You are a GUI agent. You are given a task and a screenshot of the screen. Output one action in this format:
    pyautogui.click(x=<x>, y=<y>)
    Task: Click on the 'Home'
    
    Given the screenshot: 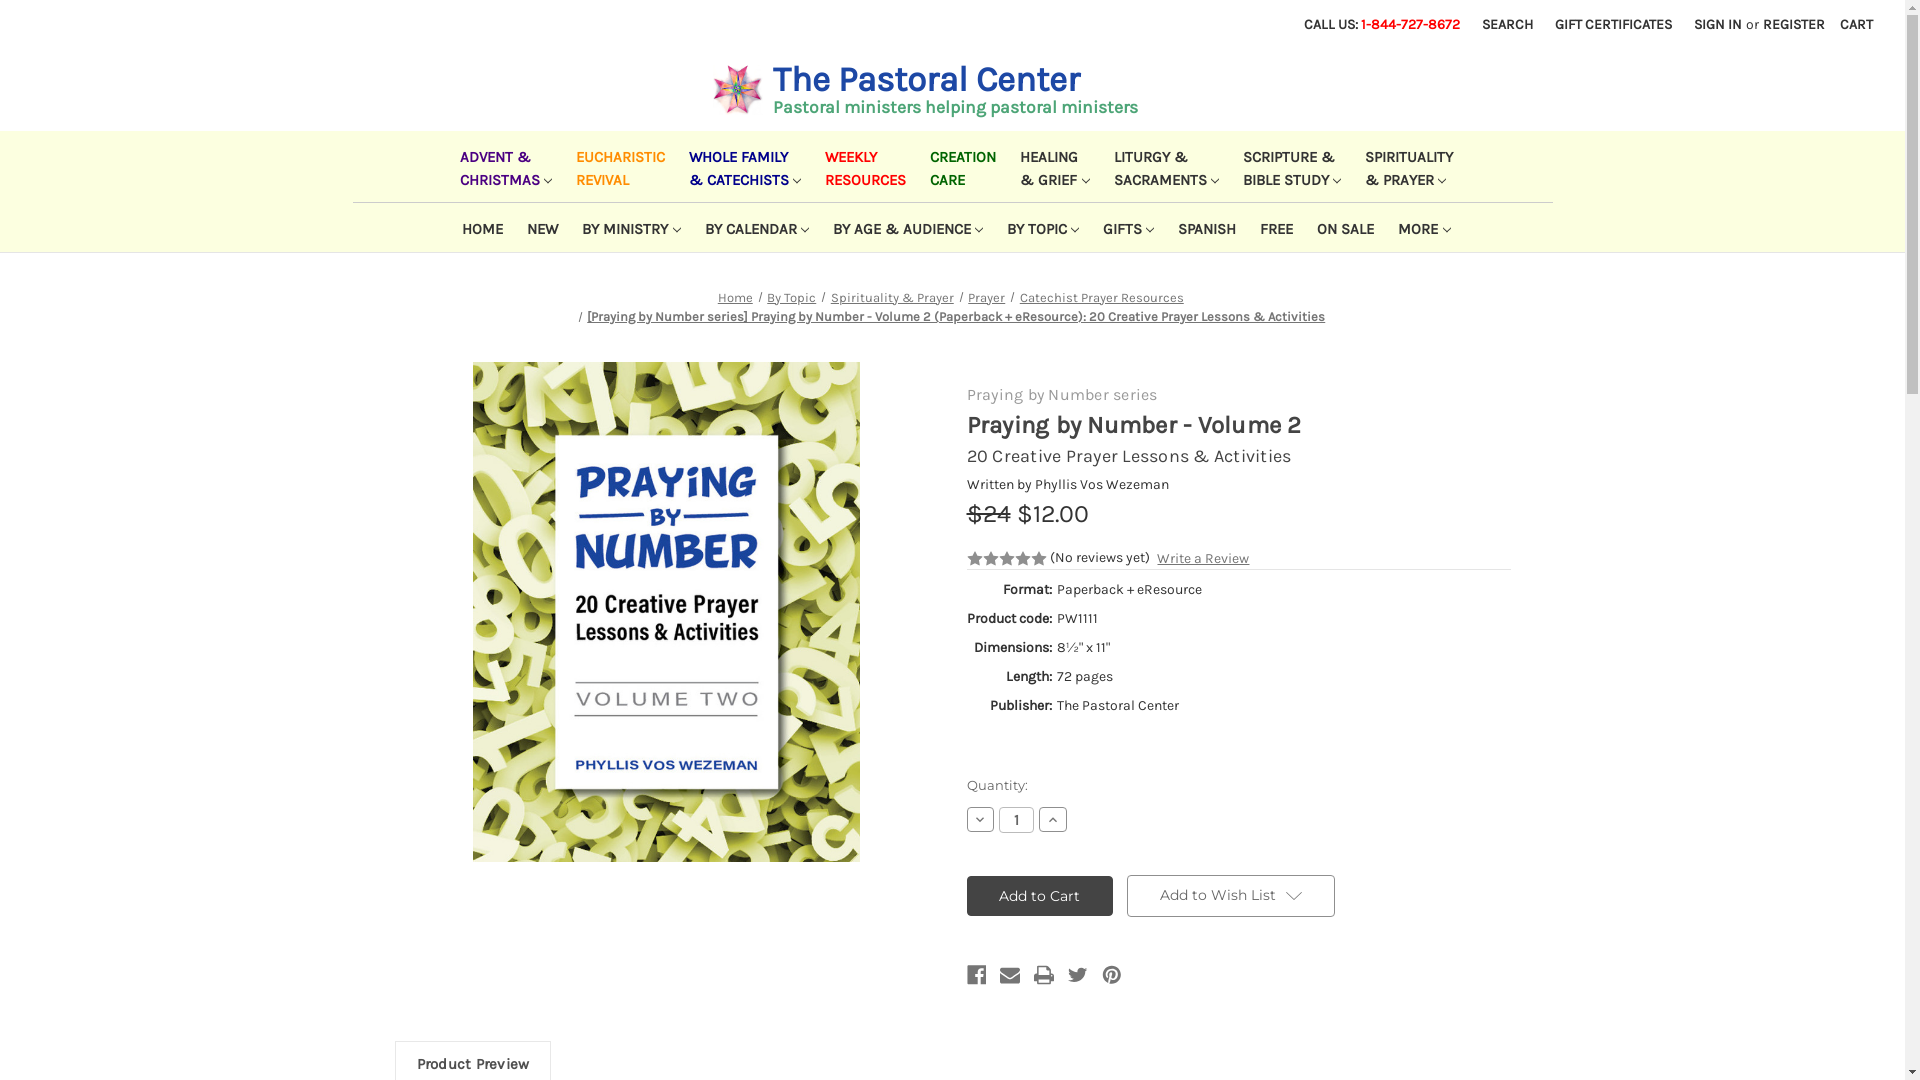 What is the action you would take?
    pyautogui.click(x=718, y=297)
    